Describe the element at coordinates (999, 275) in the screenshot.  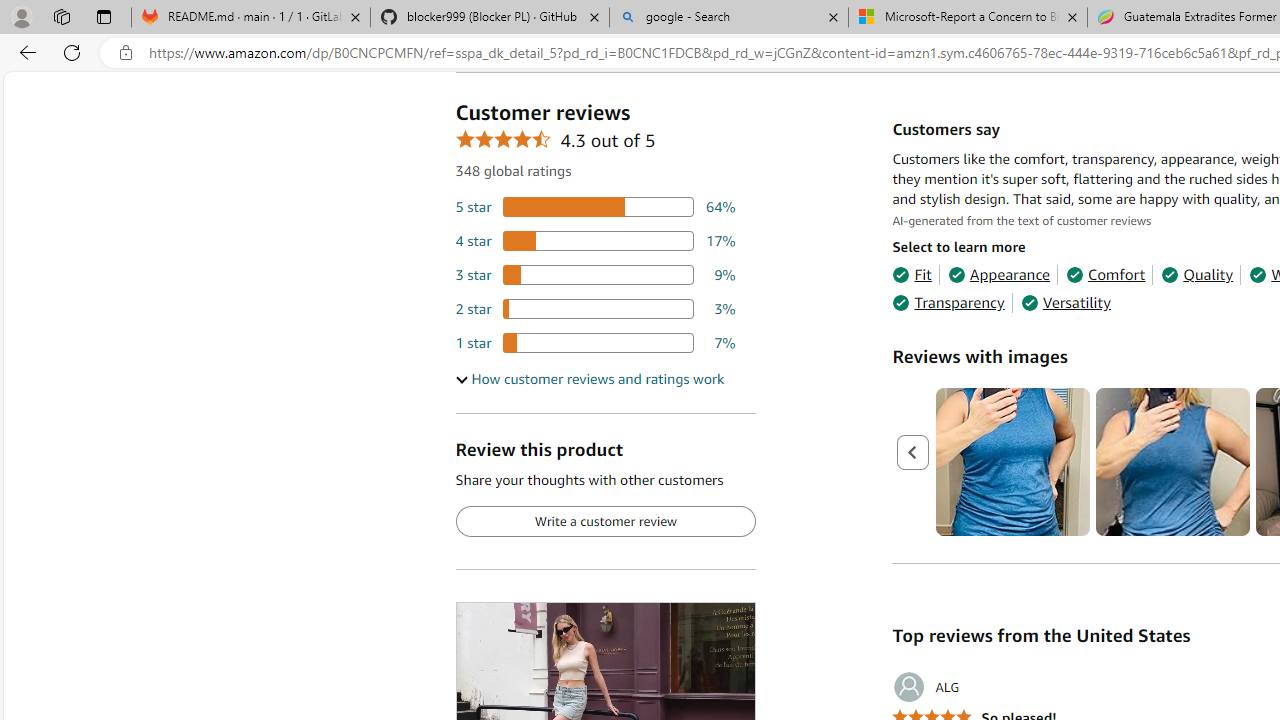
I see `'Appearance'` at that location.